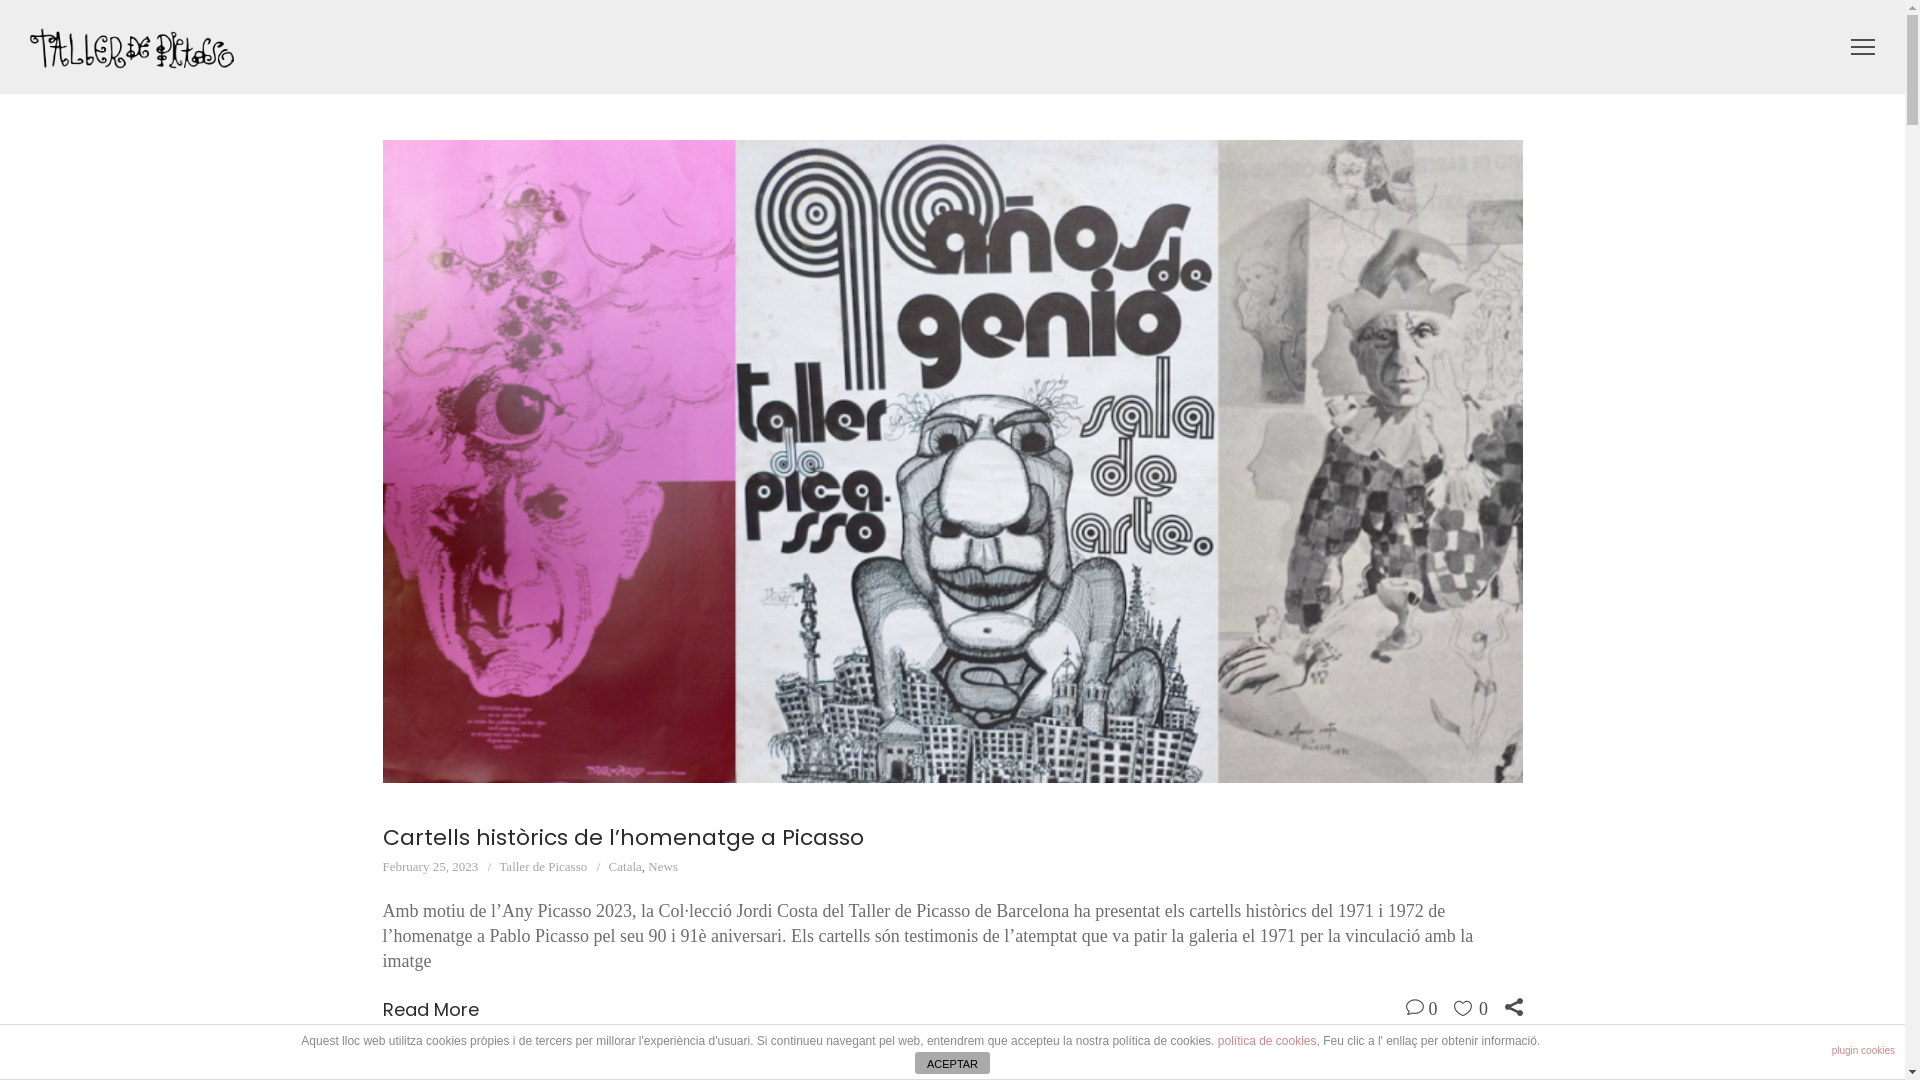  I want to click on 'News', so click(648, 865).